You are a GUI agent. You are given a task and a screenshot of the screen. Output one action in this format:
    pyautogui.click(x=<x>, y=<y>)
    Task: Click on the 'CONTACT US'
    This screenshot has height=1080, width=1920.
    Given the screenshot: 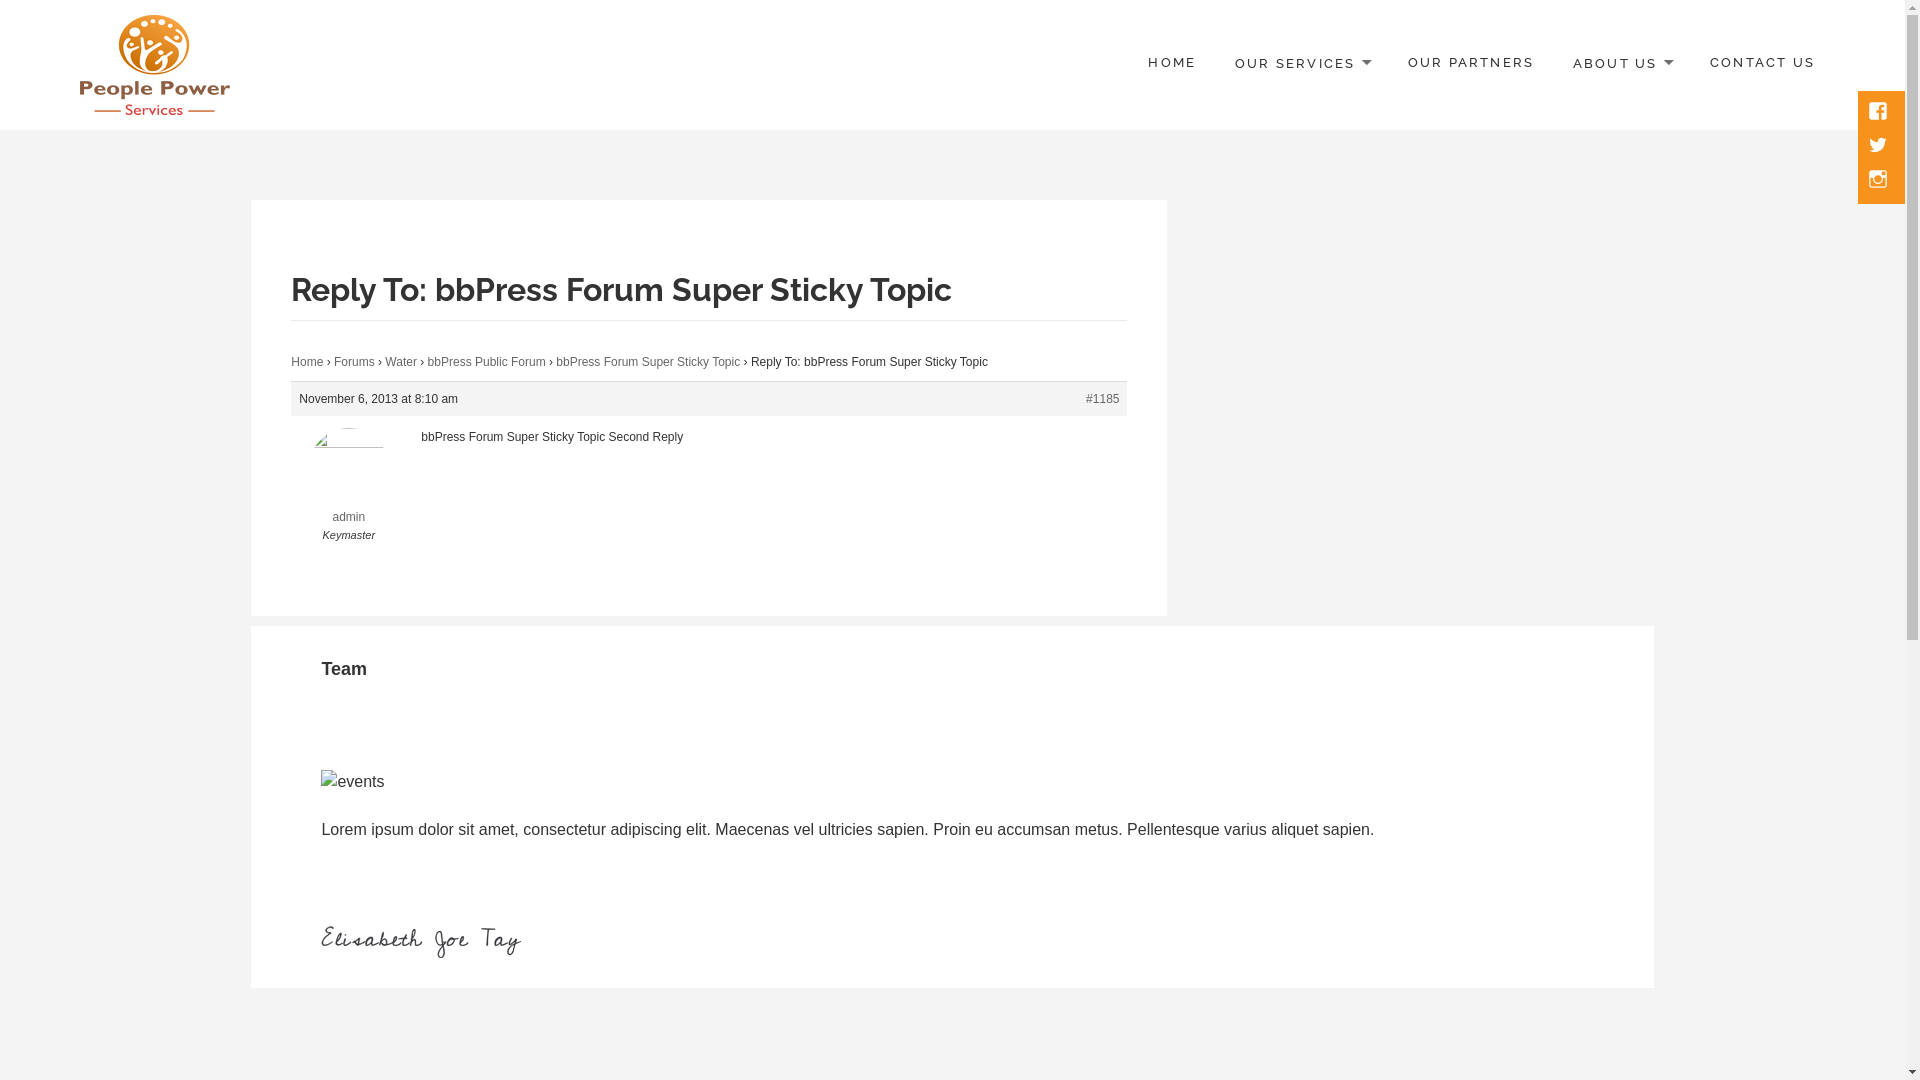 What is the action you would take?
    pyautogui.click(x=1762, y=63)
    